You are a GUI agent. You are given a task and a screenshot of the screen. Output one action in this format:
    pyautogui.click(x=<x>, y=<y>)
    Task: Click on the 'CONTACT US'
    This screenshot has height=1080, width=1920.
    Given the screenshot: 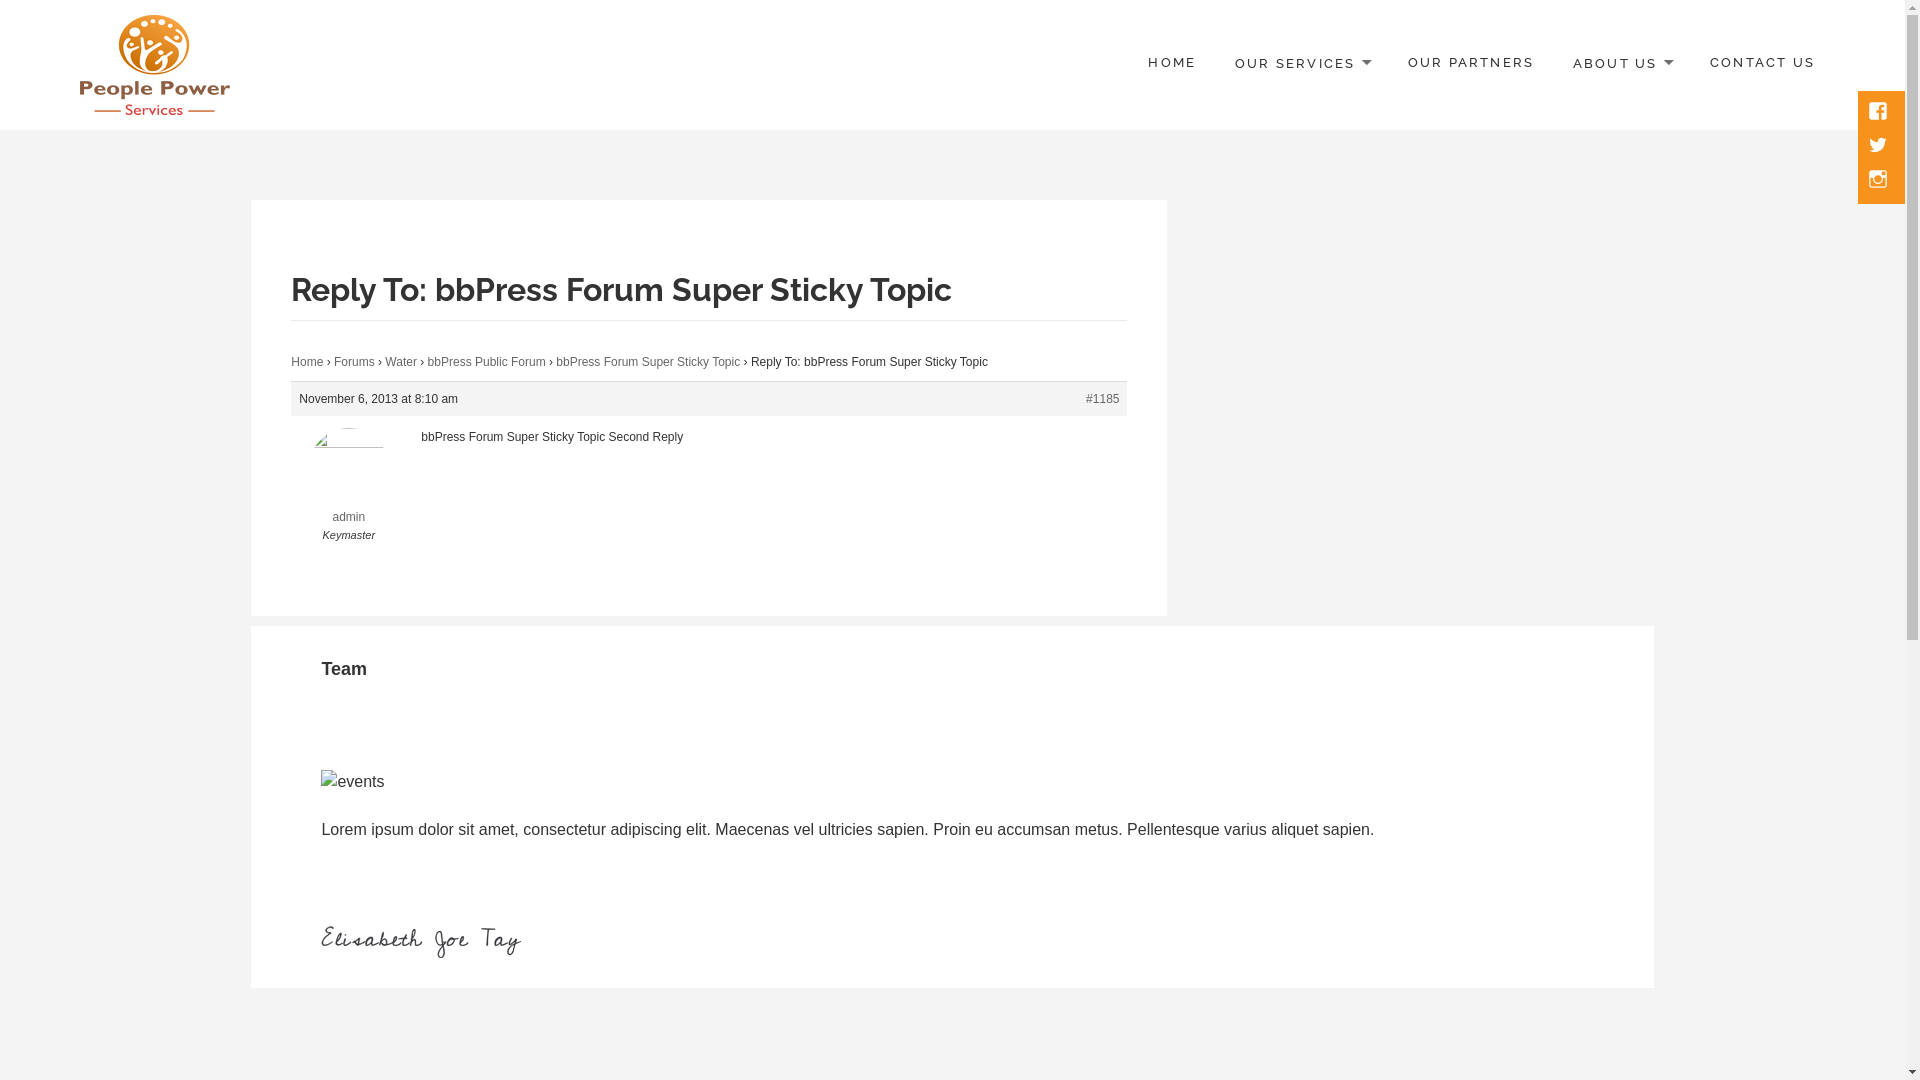 What is the action you would take?
    pyautogui.click(x=1762, y=63)
    